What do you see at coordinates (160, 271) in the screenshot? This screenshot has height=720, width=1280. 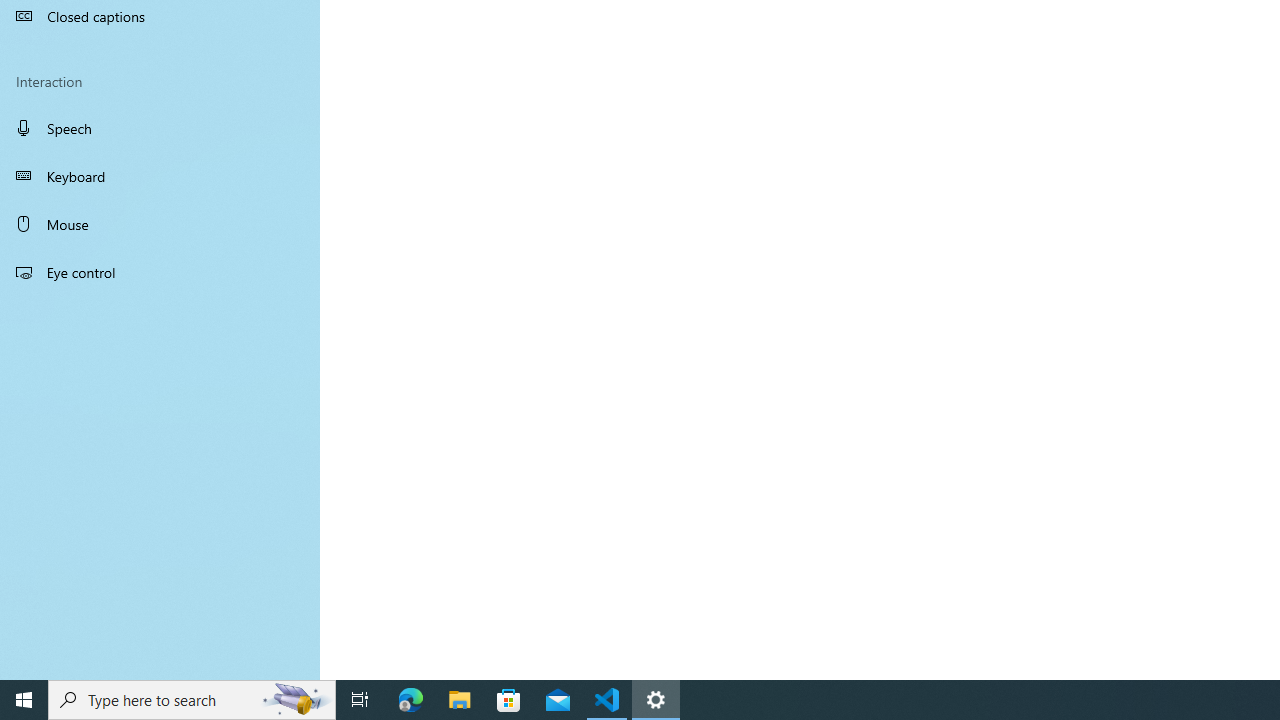 I see `'Eye control'` at bounding box center [160, 271].